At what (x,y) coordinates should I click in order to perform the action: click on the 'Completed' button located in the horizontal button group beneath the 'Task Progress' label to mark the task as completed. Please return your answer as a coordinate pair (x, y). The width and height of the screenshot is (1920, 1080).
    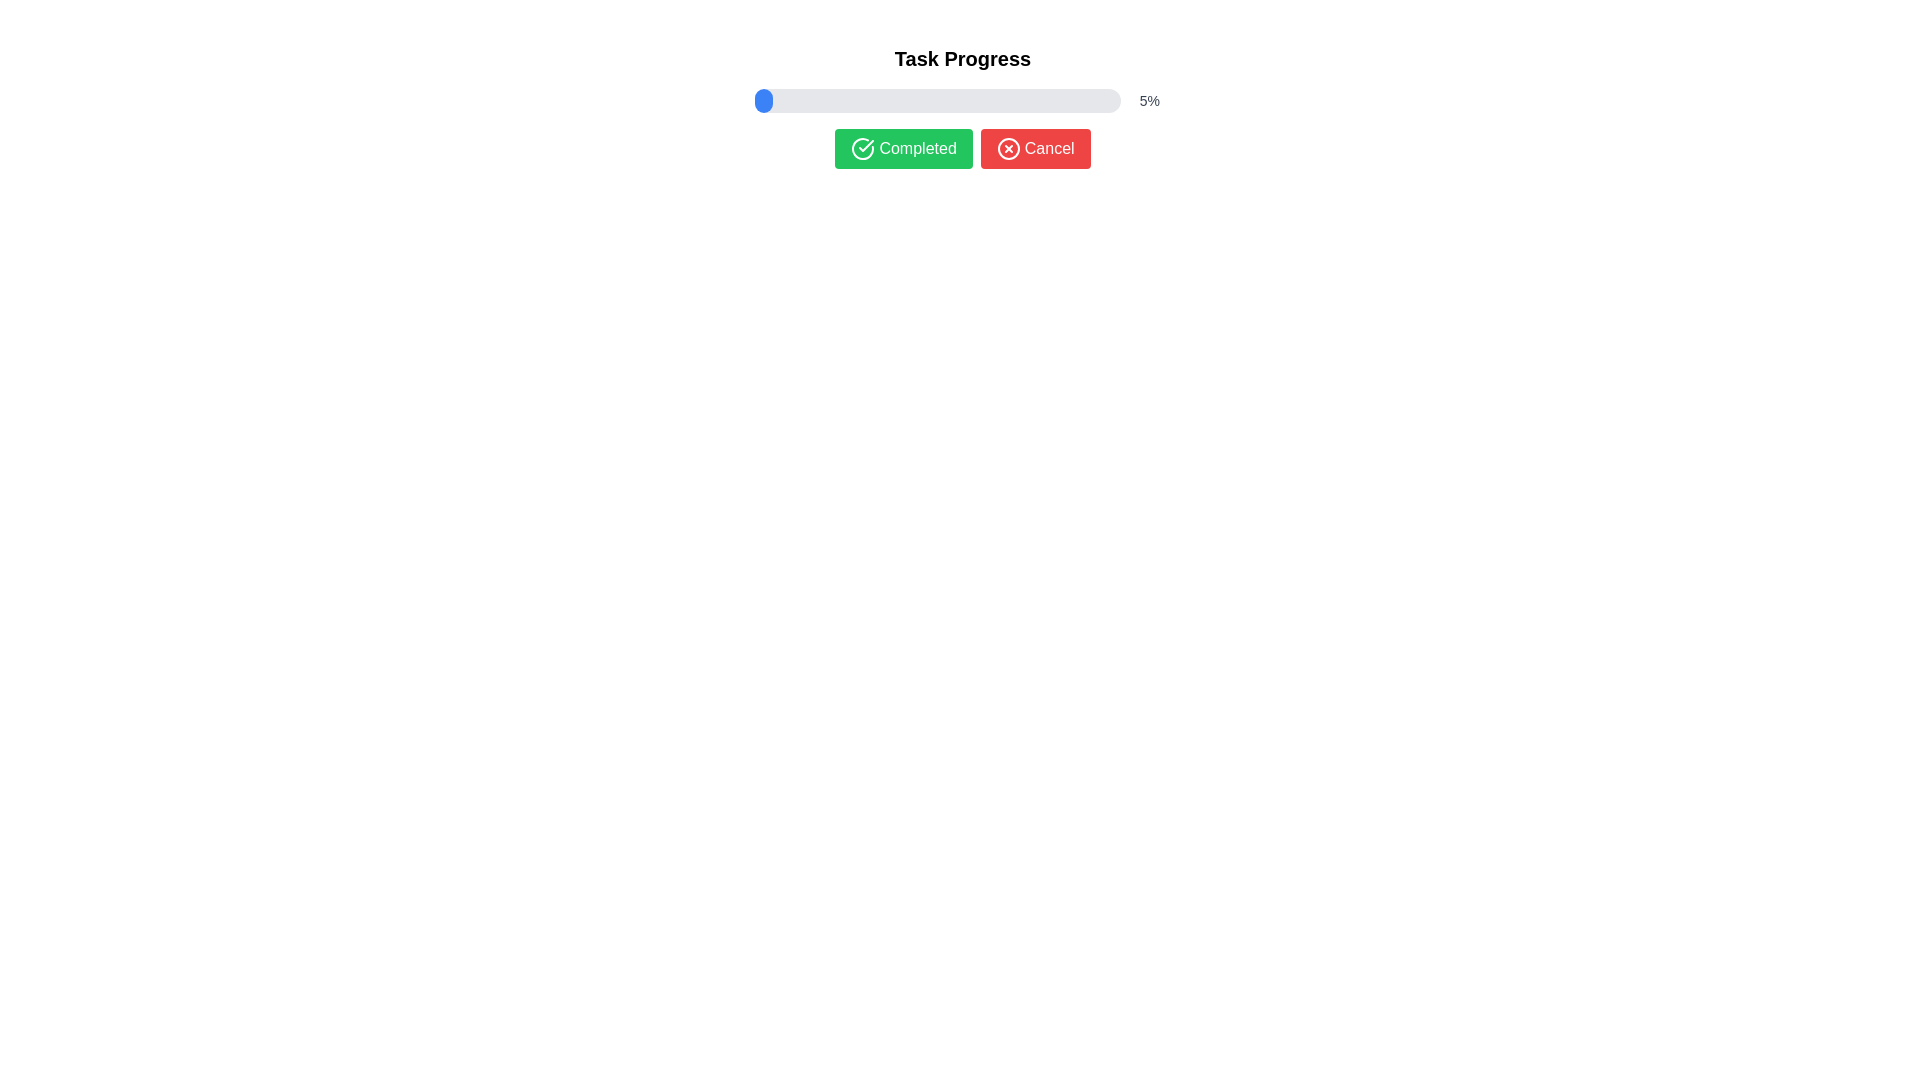
    Looking at the image, I should click on (963, 148).